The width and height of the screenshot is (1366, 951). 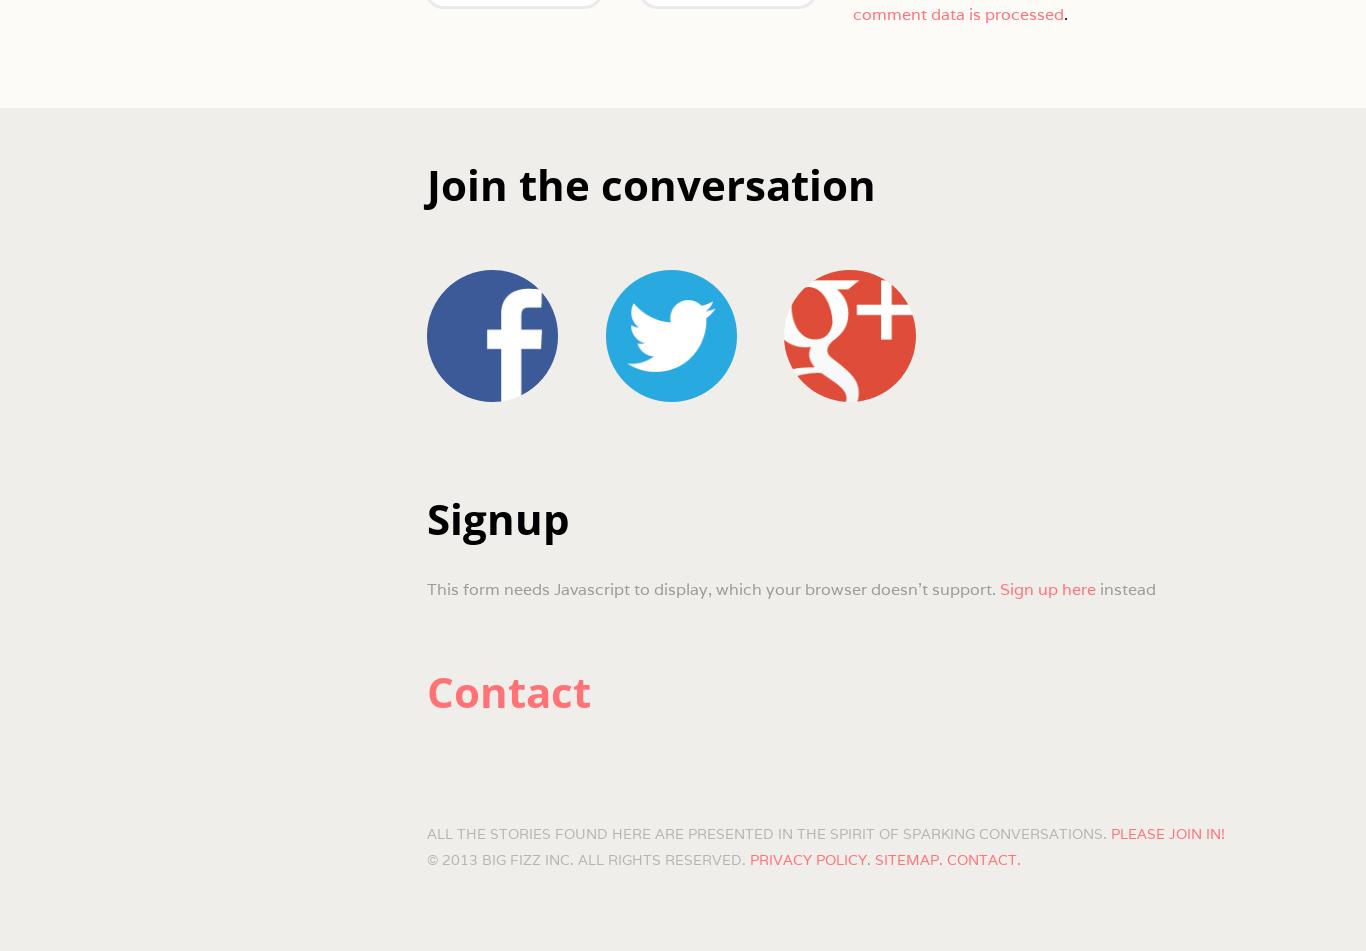 What do you see at coordinates (649, 183) in the screenshot?
I see `'Join the conversation'` at bounding box center [649, 183].